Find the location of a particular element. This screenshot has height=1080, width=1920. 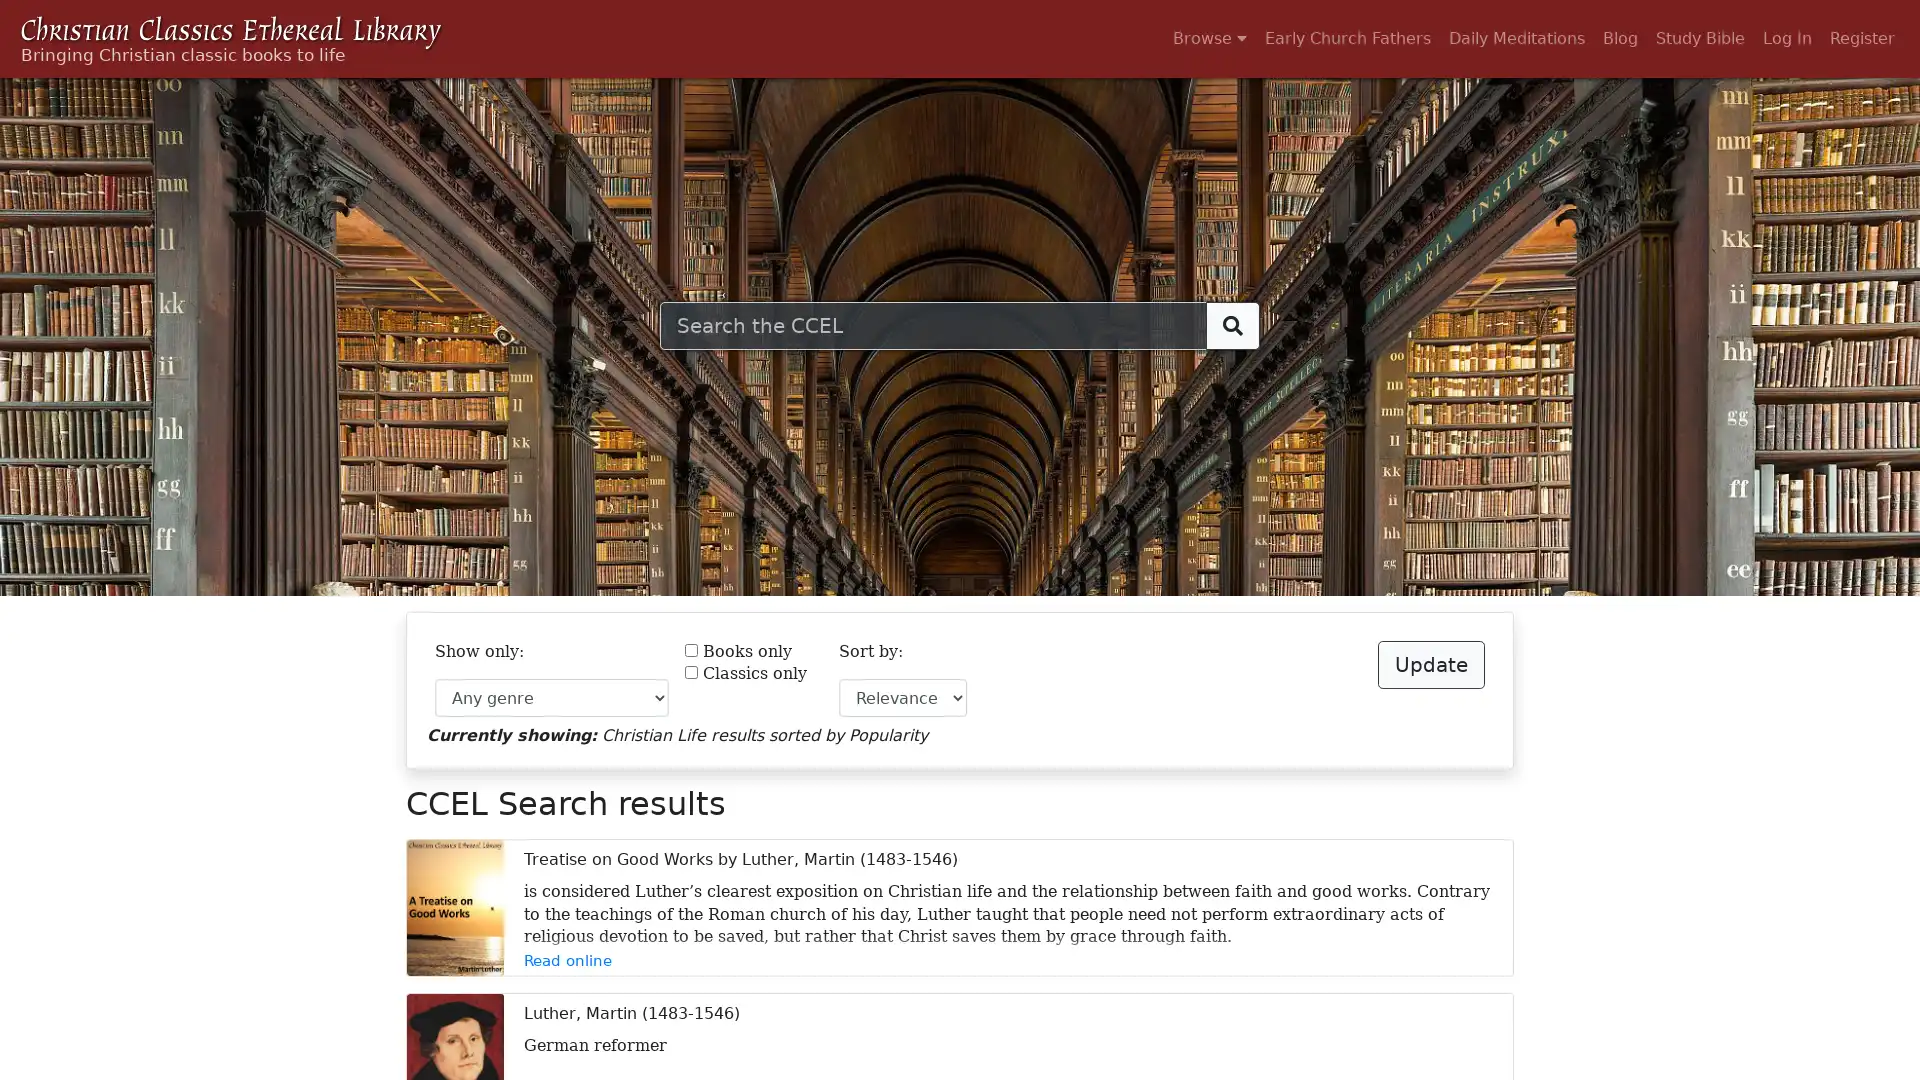

Early Church Fathers is located at coordinates (1348, 38).